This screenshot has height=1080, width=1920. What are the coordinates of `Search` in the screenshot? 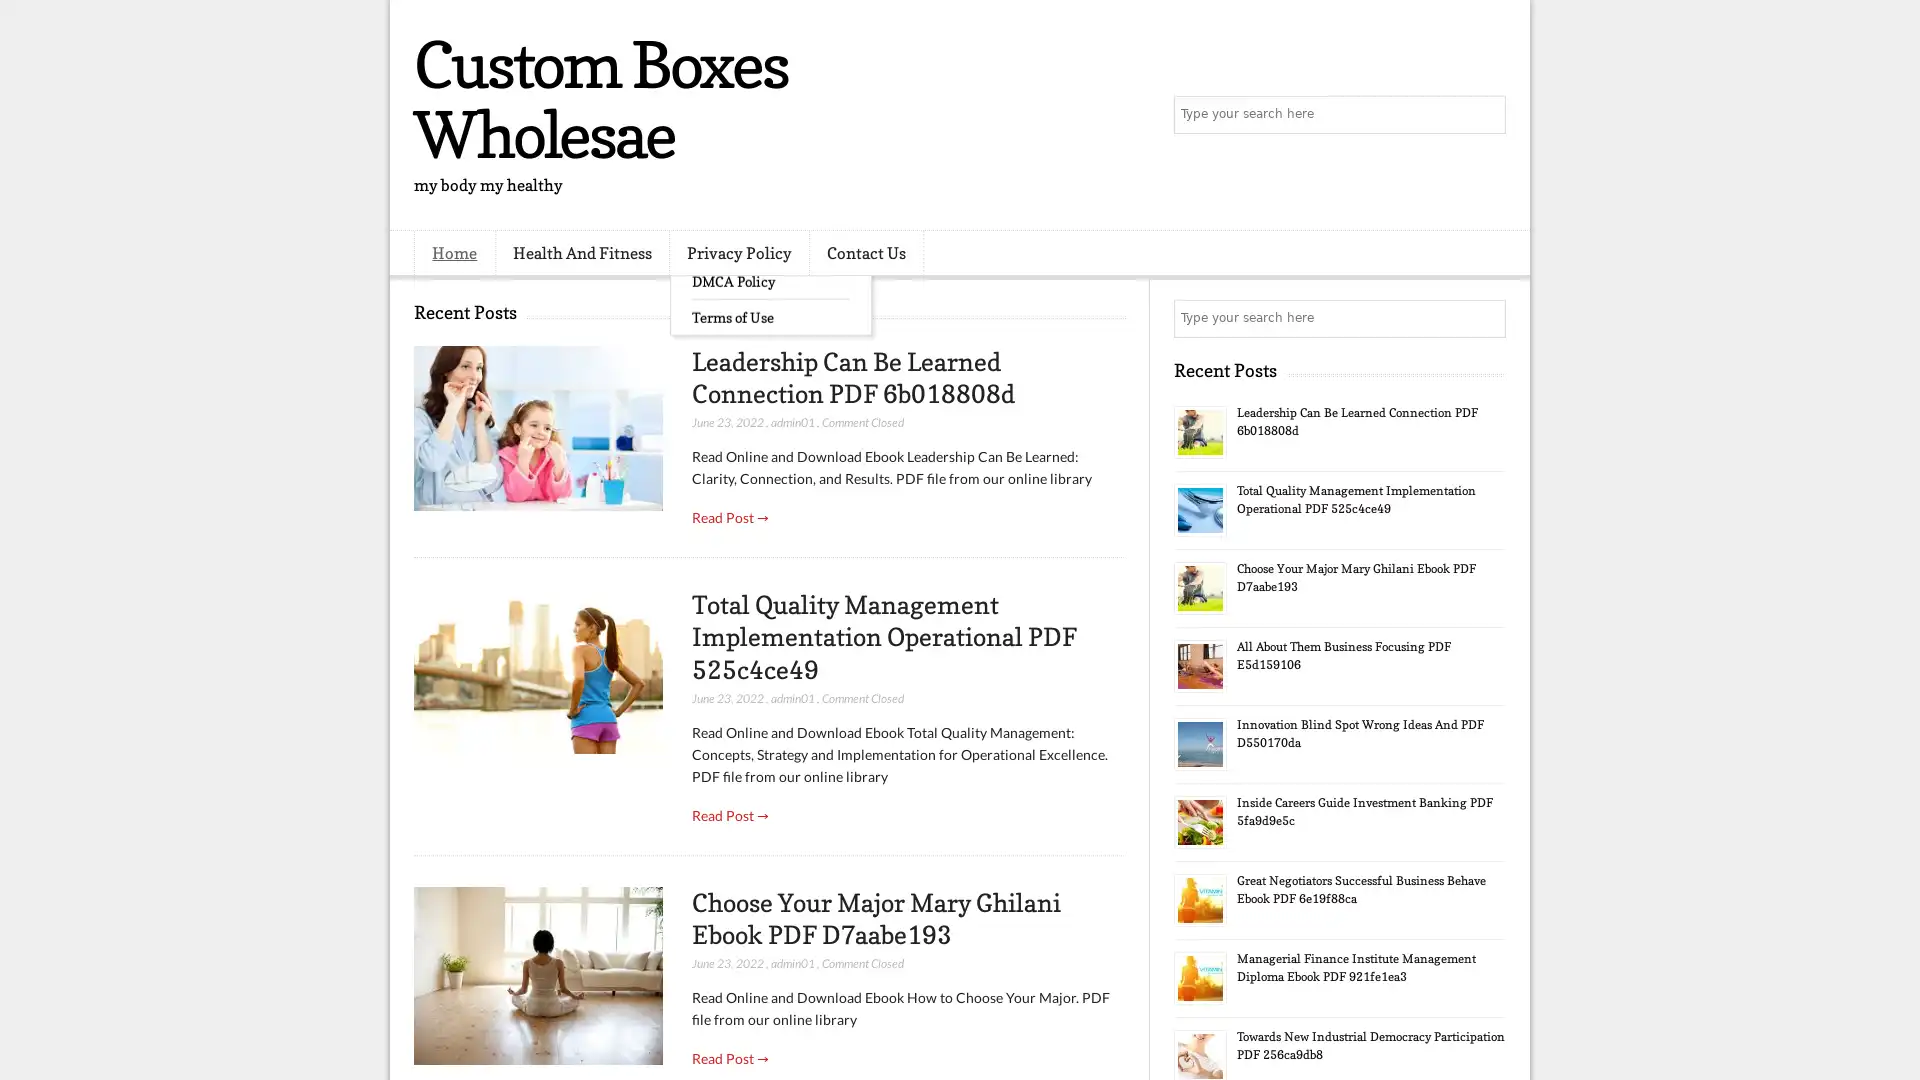 It's located at (1485, 115).